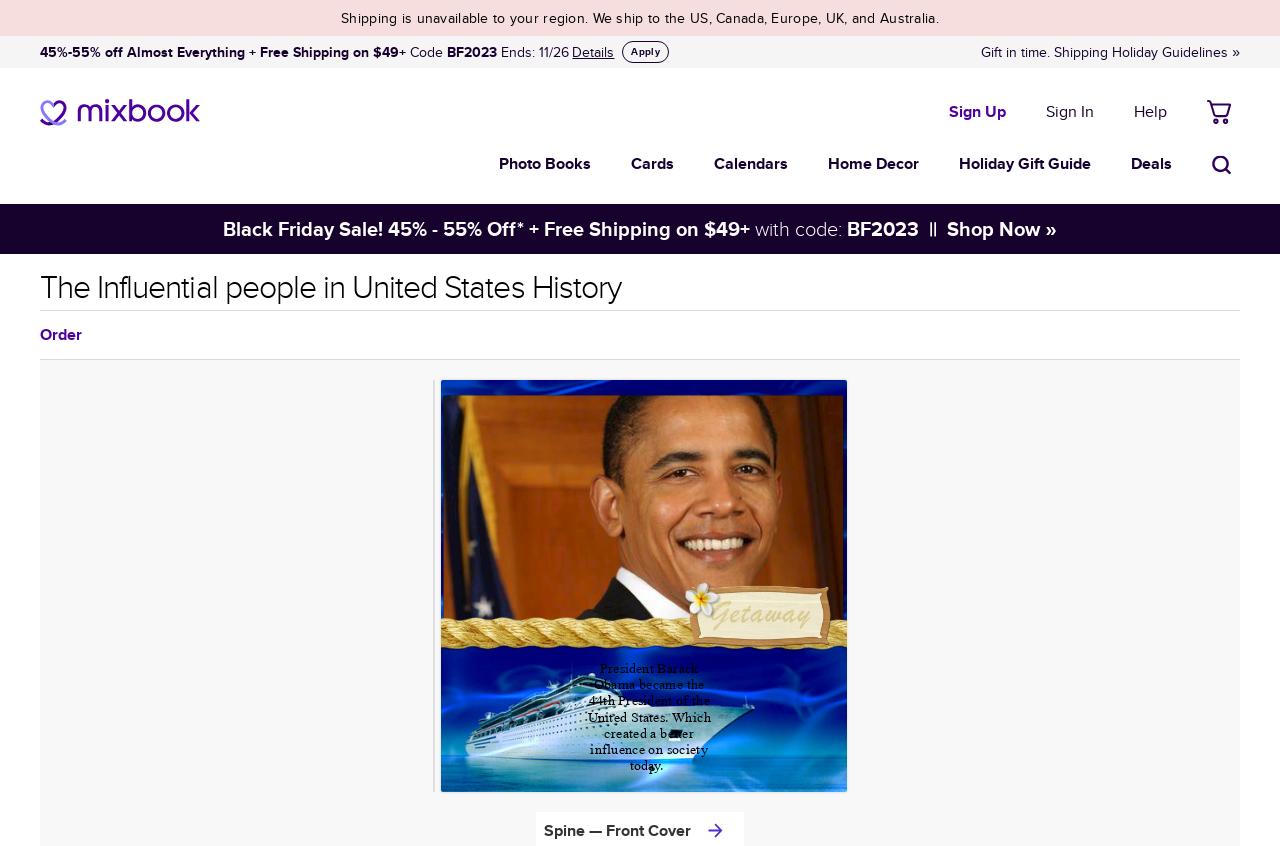  Describe the element at coordinates (1025, 162) in the screenshot. I see `'Holiday Gift Guide'` at that location.